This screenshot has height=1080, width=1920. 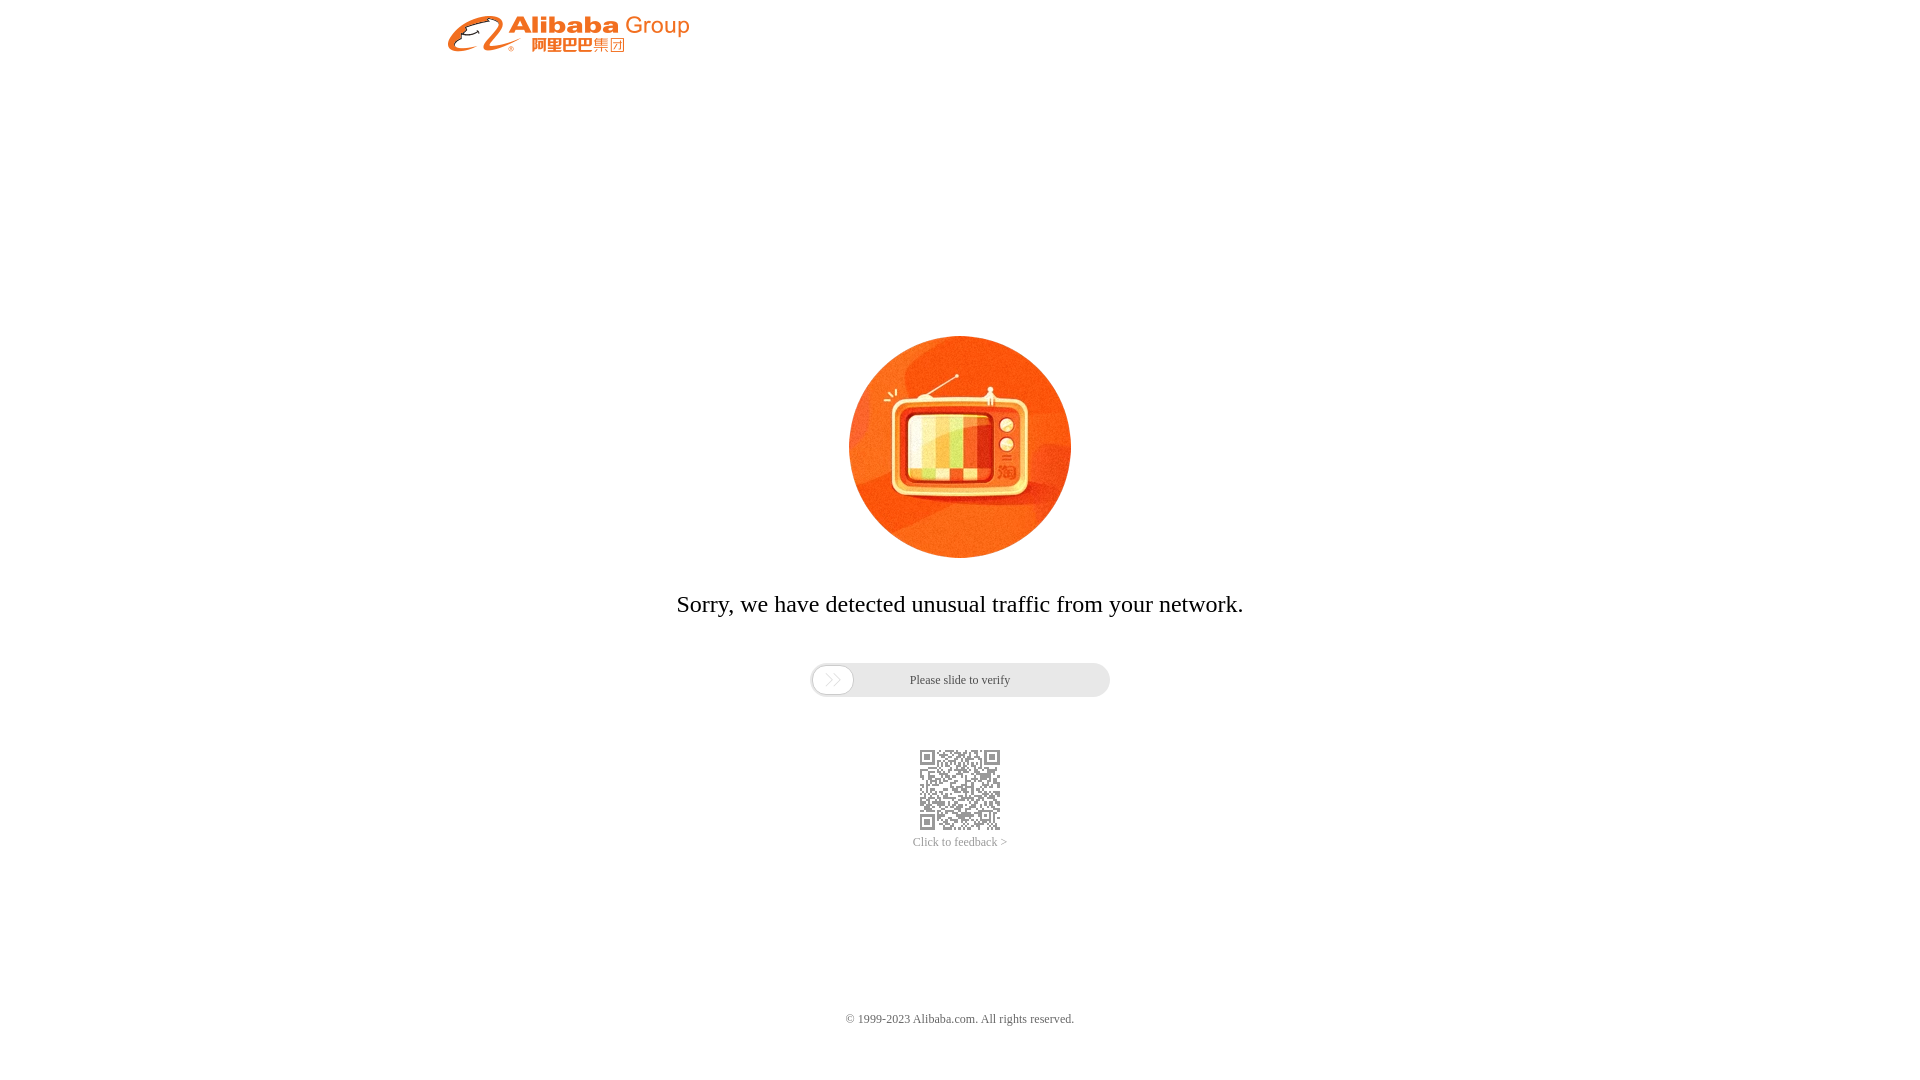 What do you see at coordinates (911, 842) in the screenshot?
I see `'Click to feedback >'` at bounding box center [911, 842].